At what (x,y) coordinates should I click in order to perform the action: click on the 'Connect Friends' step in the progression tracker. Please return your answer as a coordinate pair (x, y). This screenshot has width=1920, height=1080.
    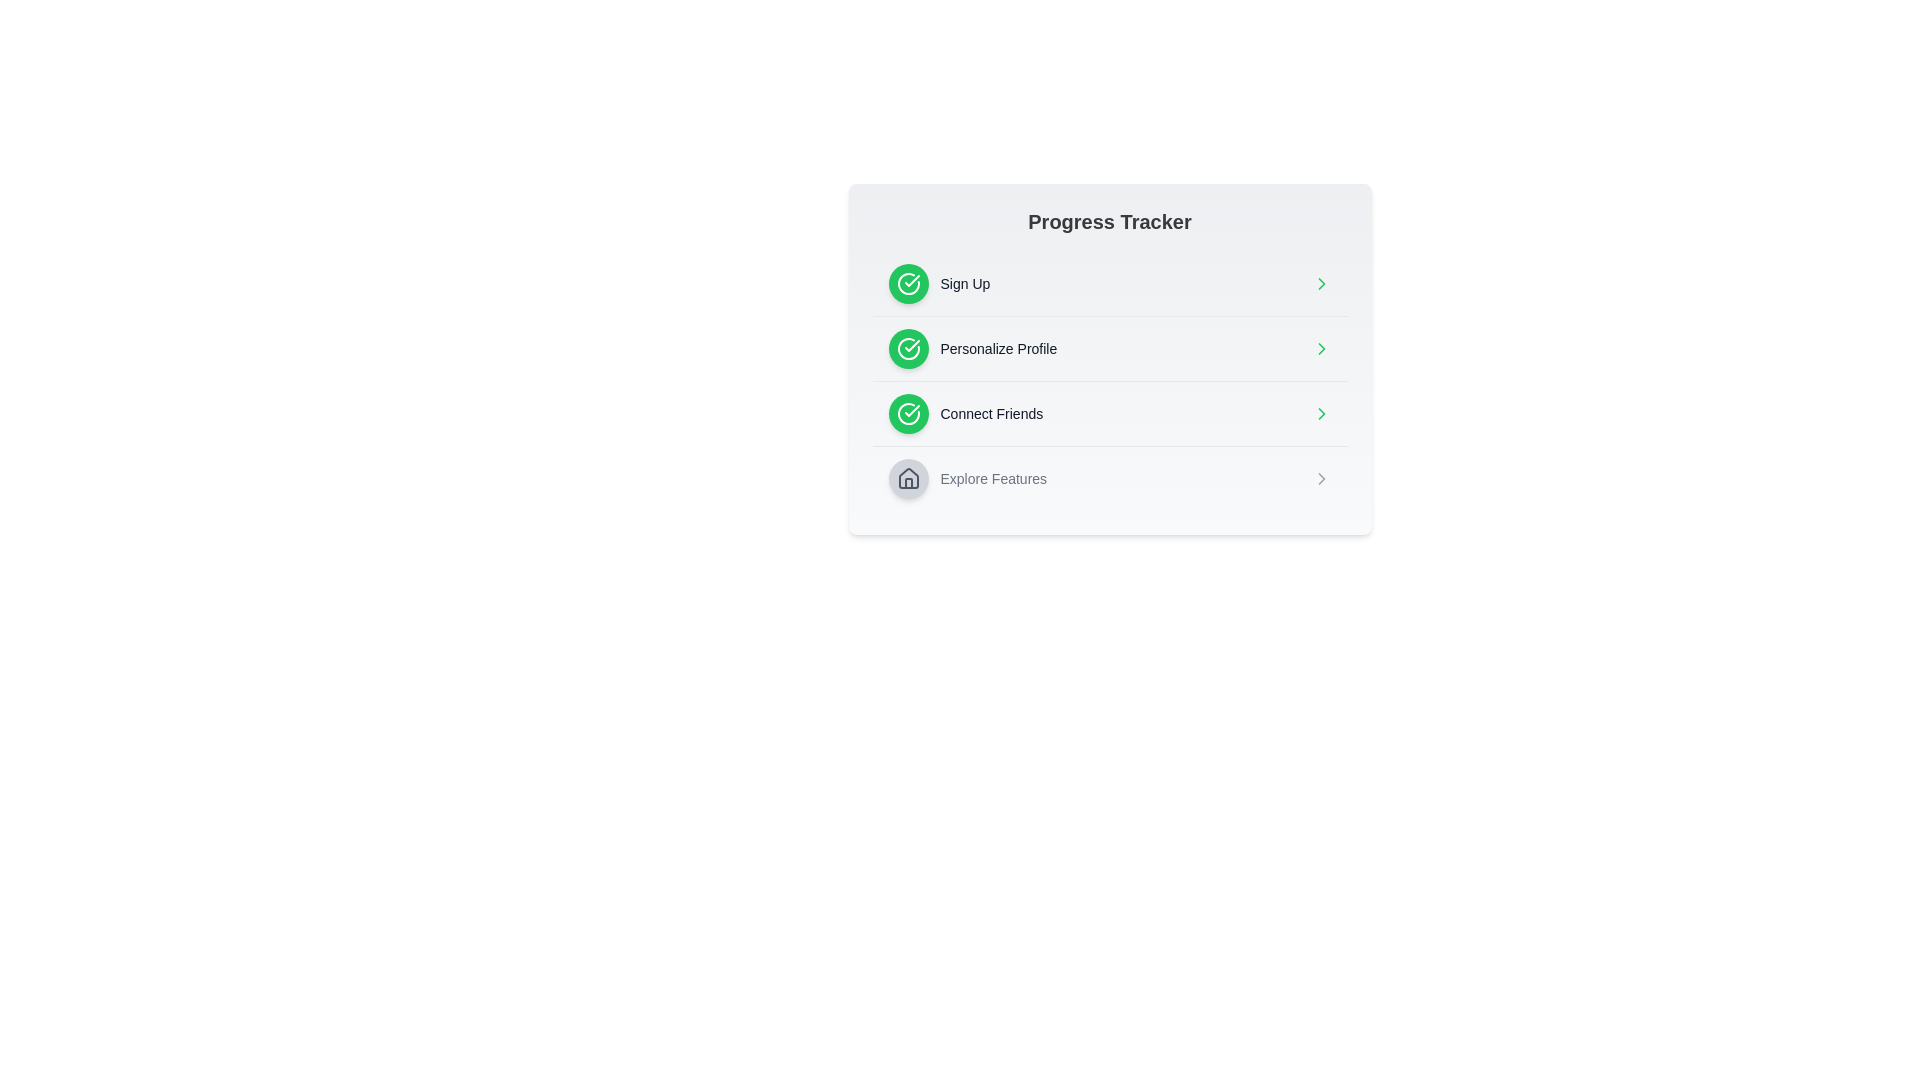
    Looking at the image, I should click on (1108, 413).